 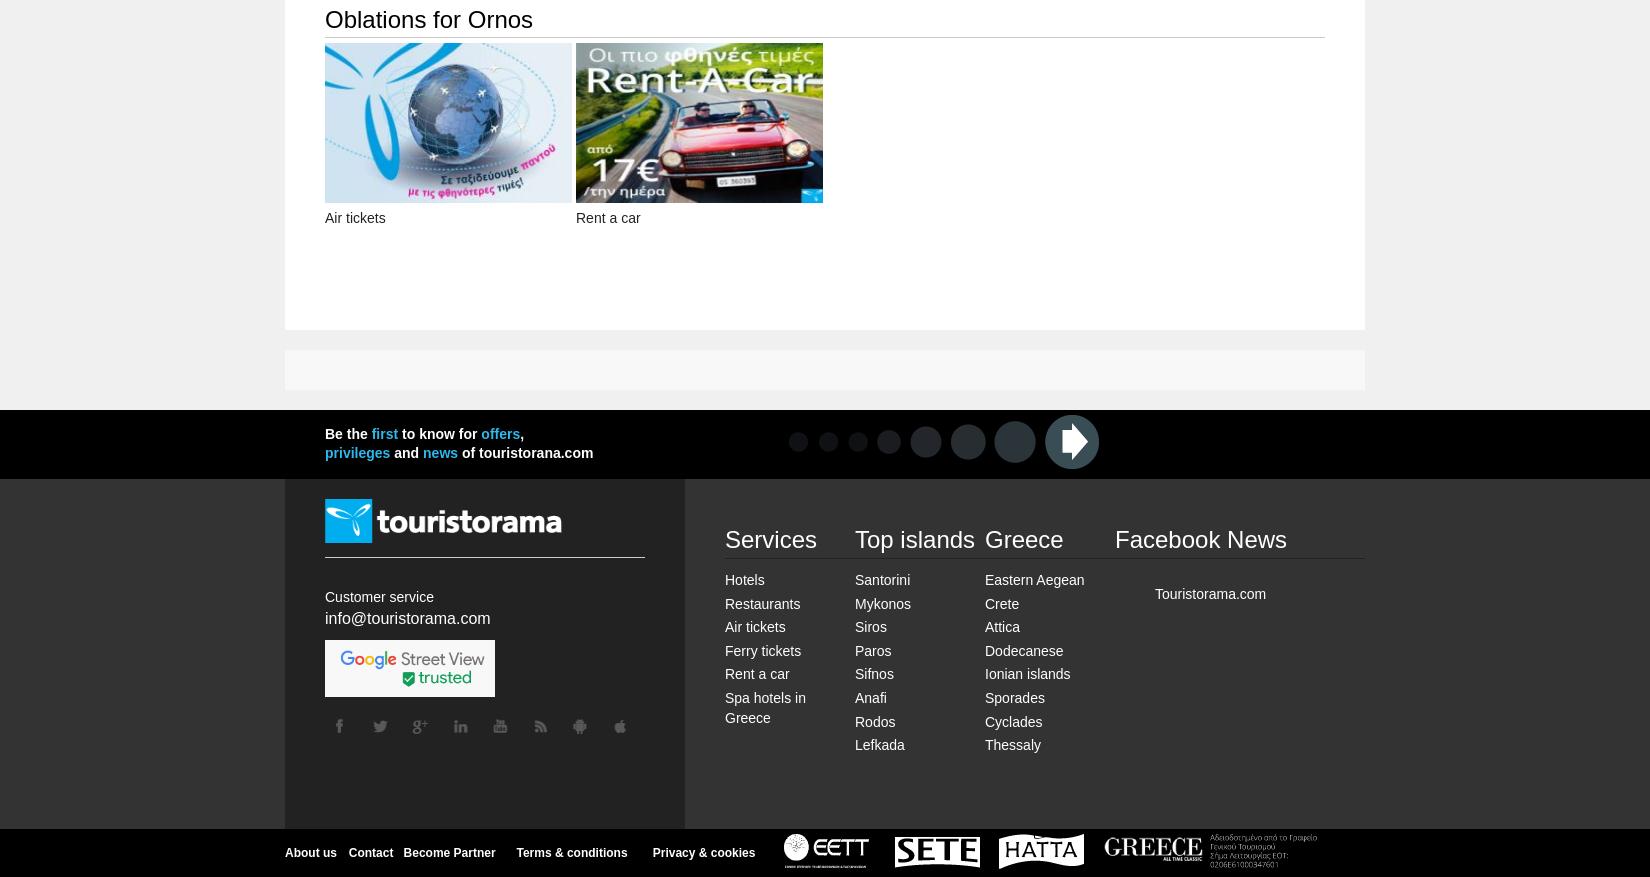 I want to click on 'of touristorana.com', so click(x=524, y=452).